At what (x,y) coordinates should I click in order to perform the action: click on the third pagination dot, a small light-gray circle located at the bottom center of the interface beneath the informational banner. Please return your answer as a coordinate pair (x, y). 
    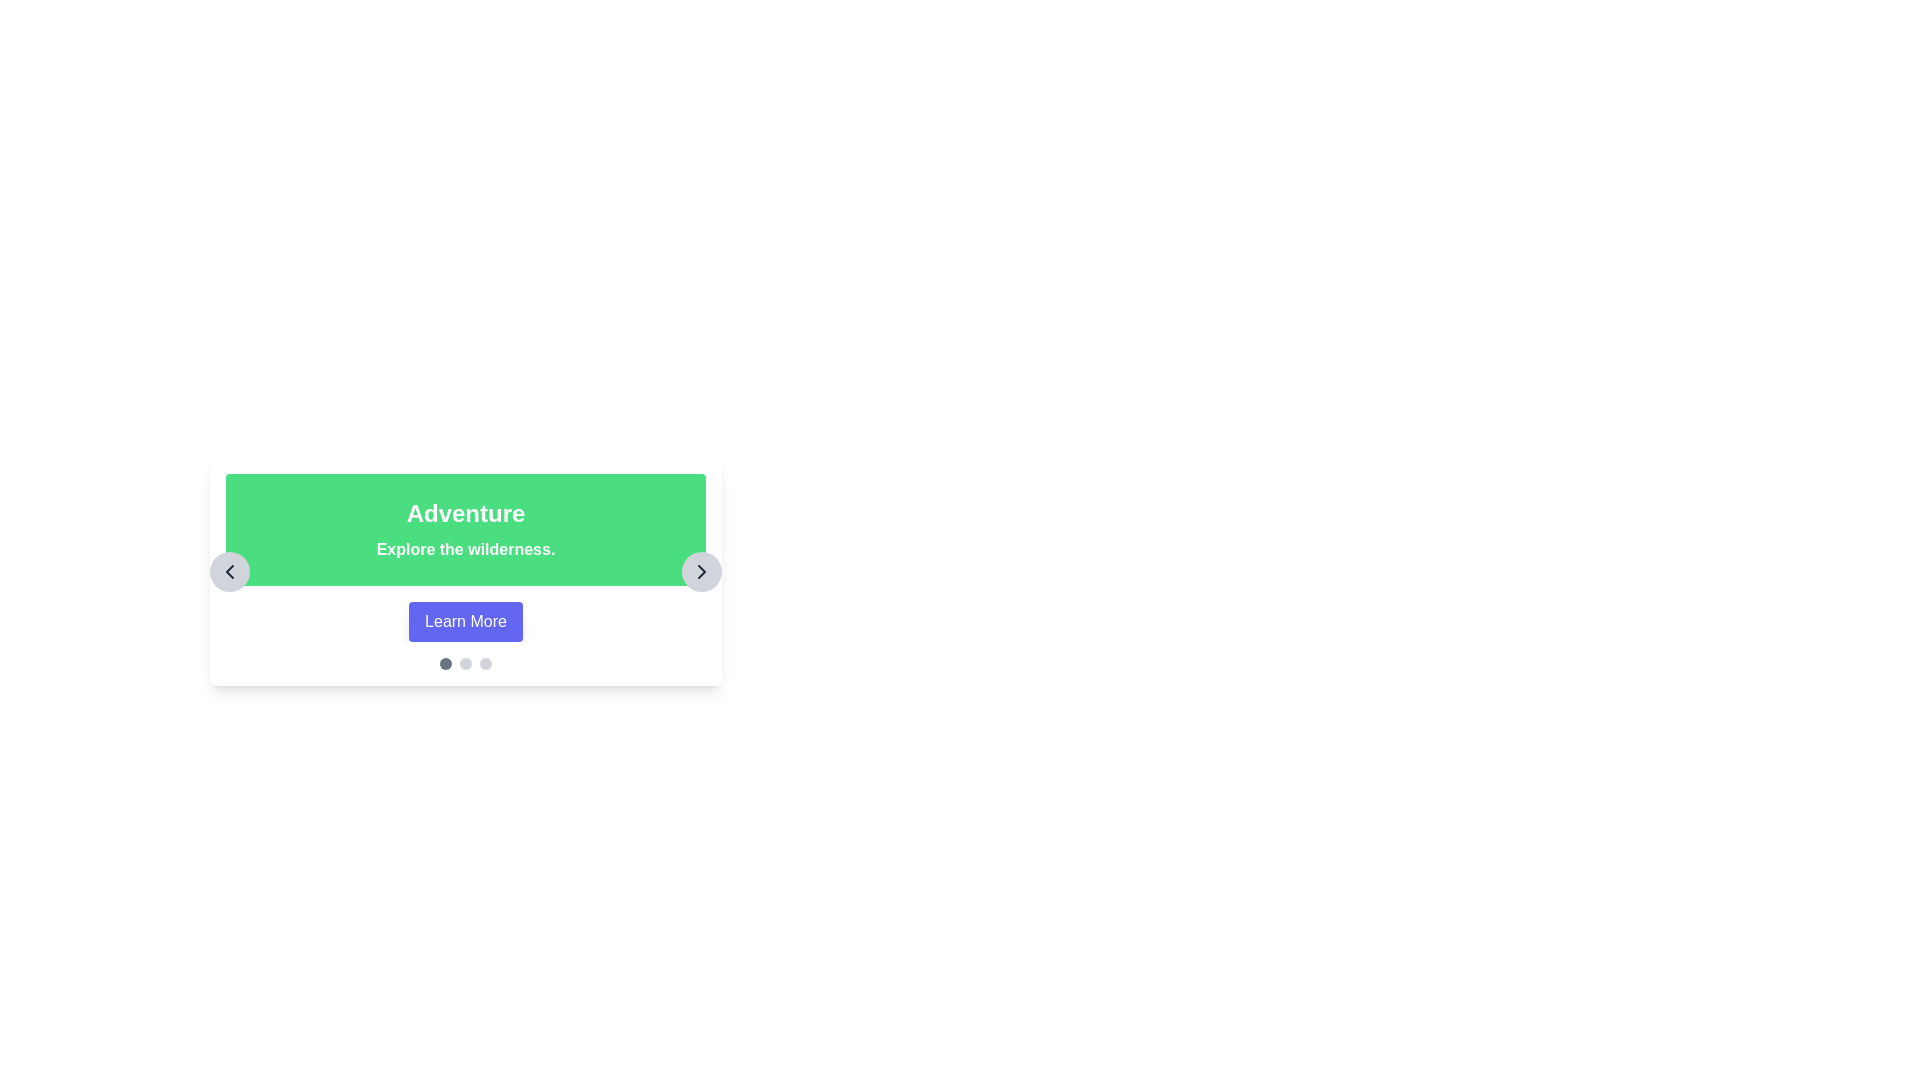
    Looking at the image, I should click on (485, 663).